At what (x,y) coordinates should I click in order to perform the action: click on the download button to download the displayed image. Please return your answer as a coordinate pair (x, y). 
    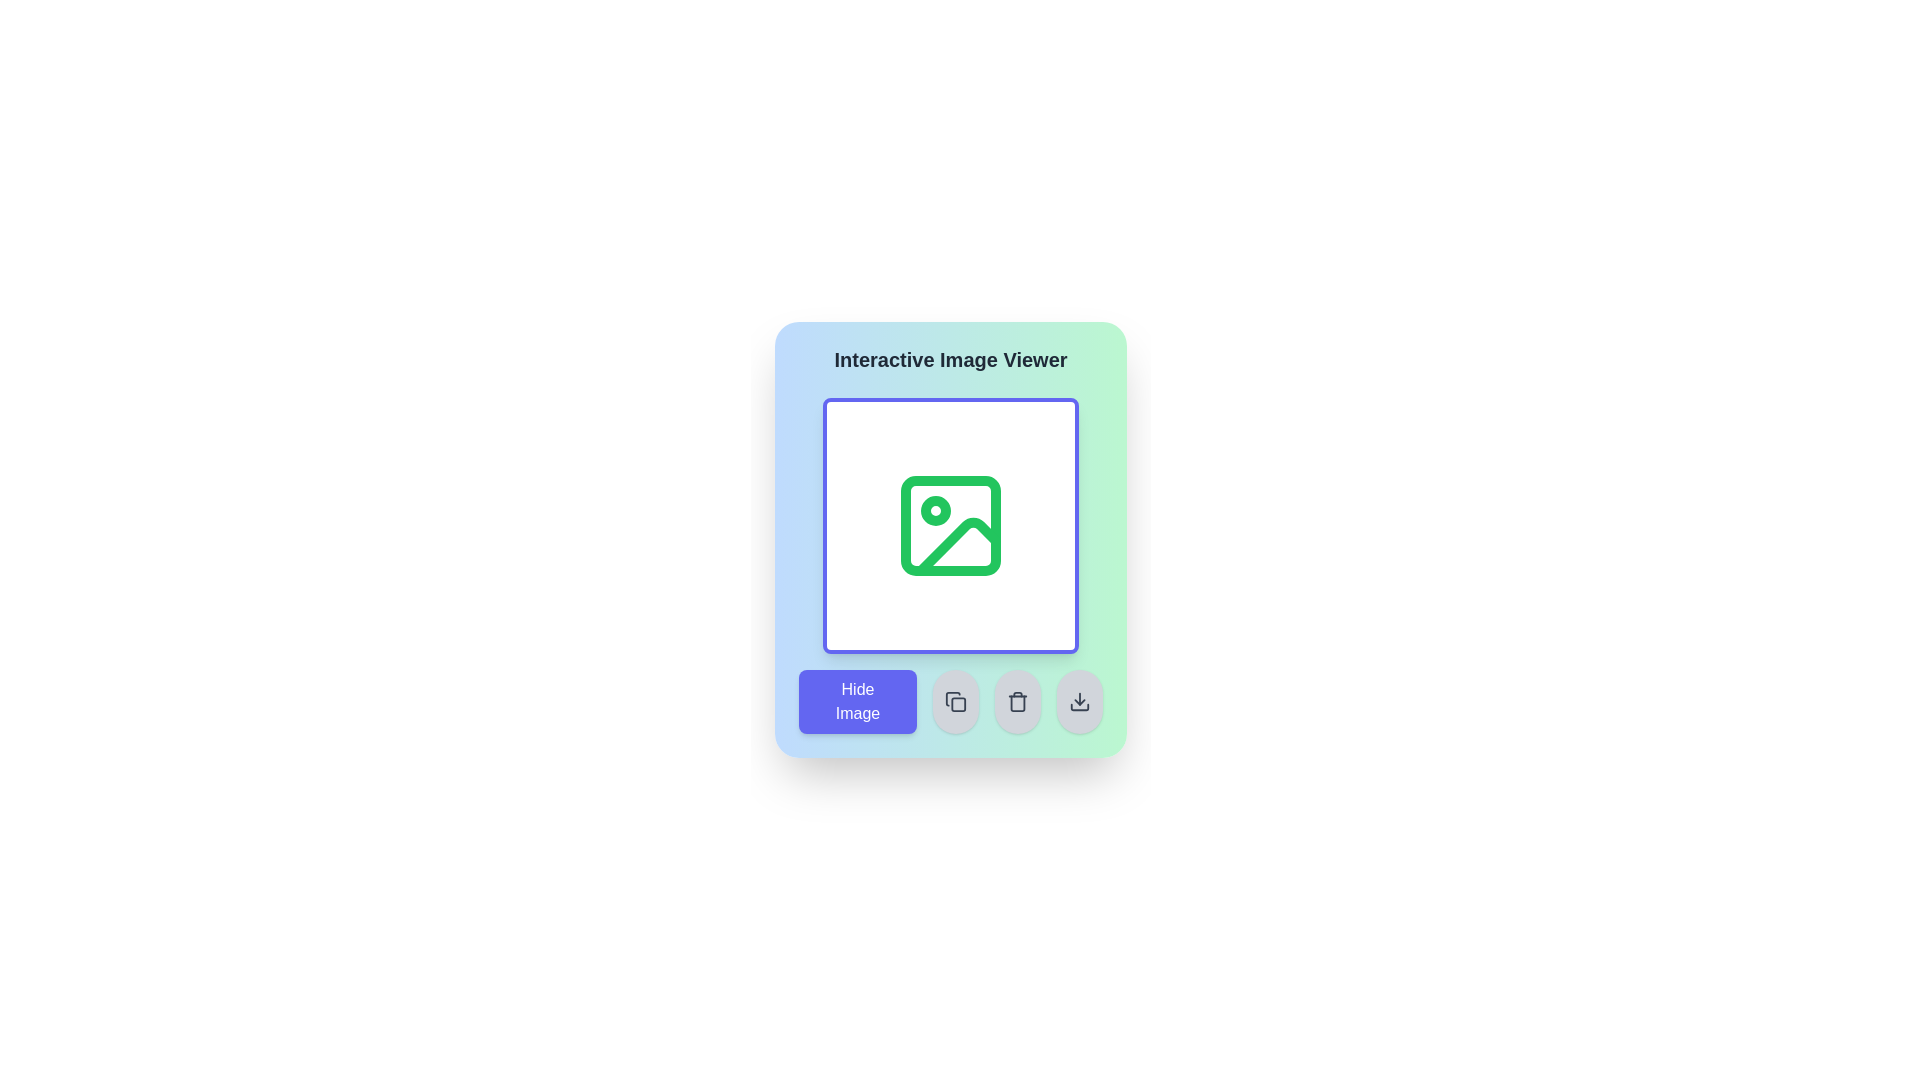
    Looking at the image, I should click on (1079, 701).